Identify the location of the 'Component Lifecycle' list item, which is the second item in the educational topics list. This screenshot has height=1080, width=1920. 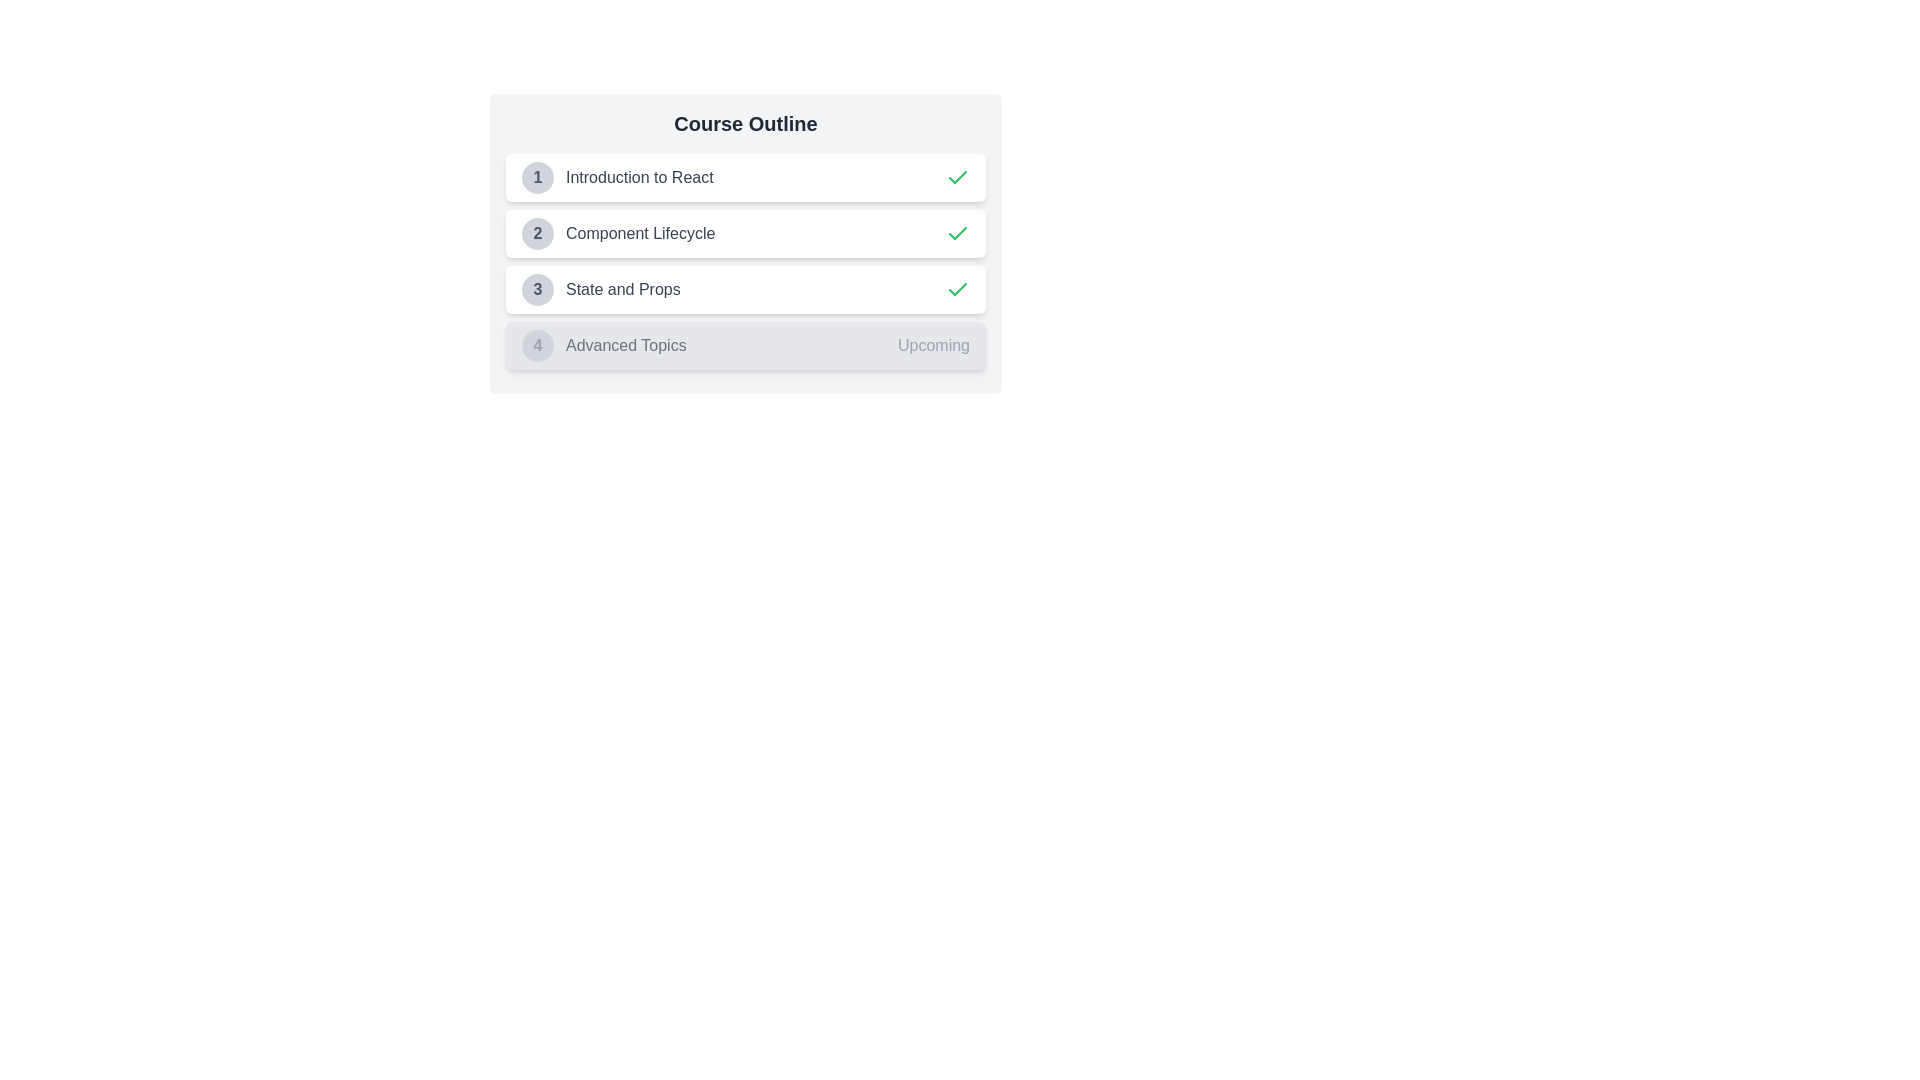
(617, 233).